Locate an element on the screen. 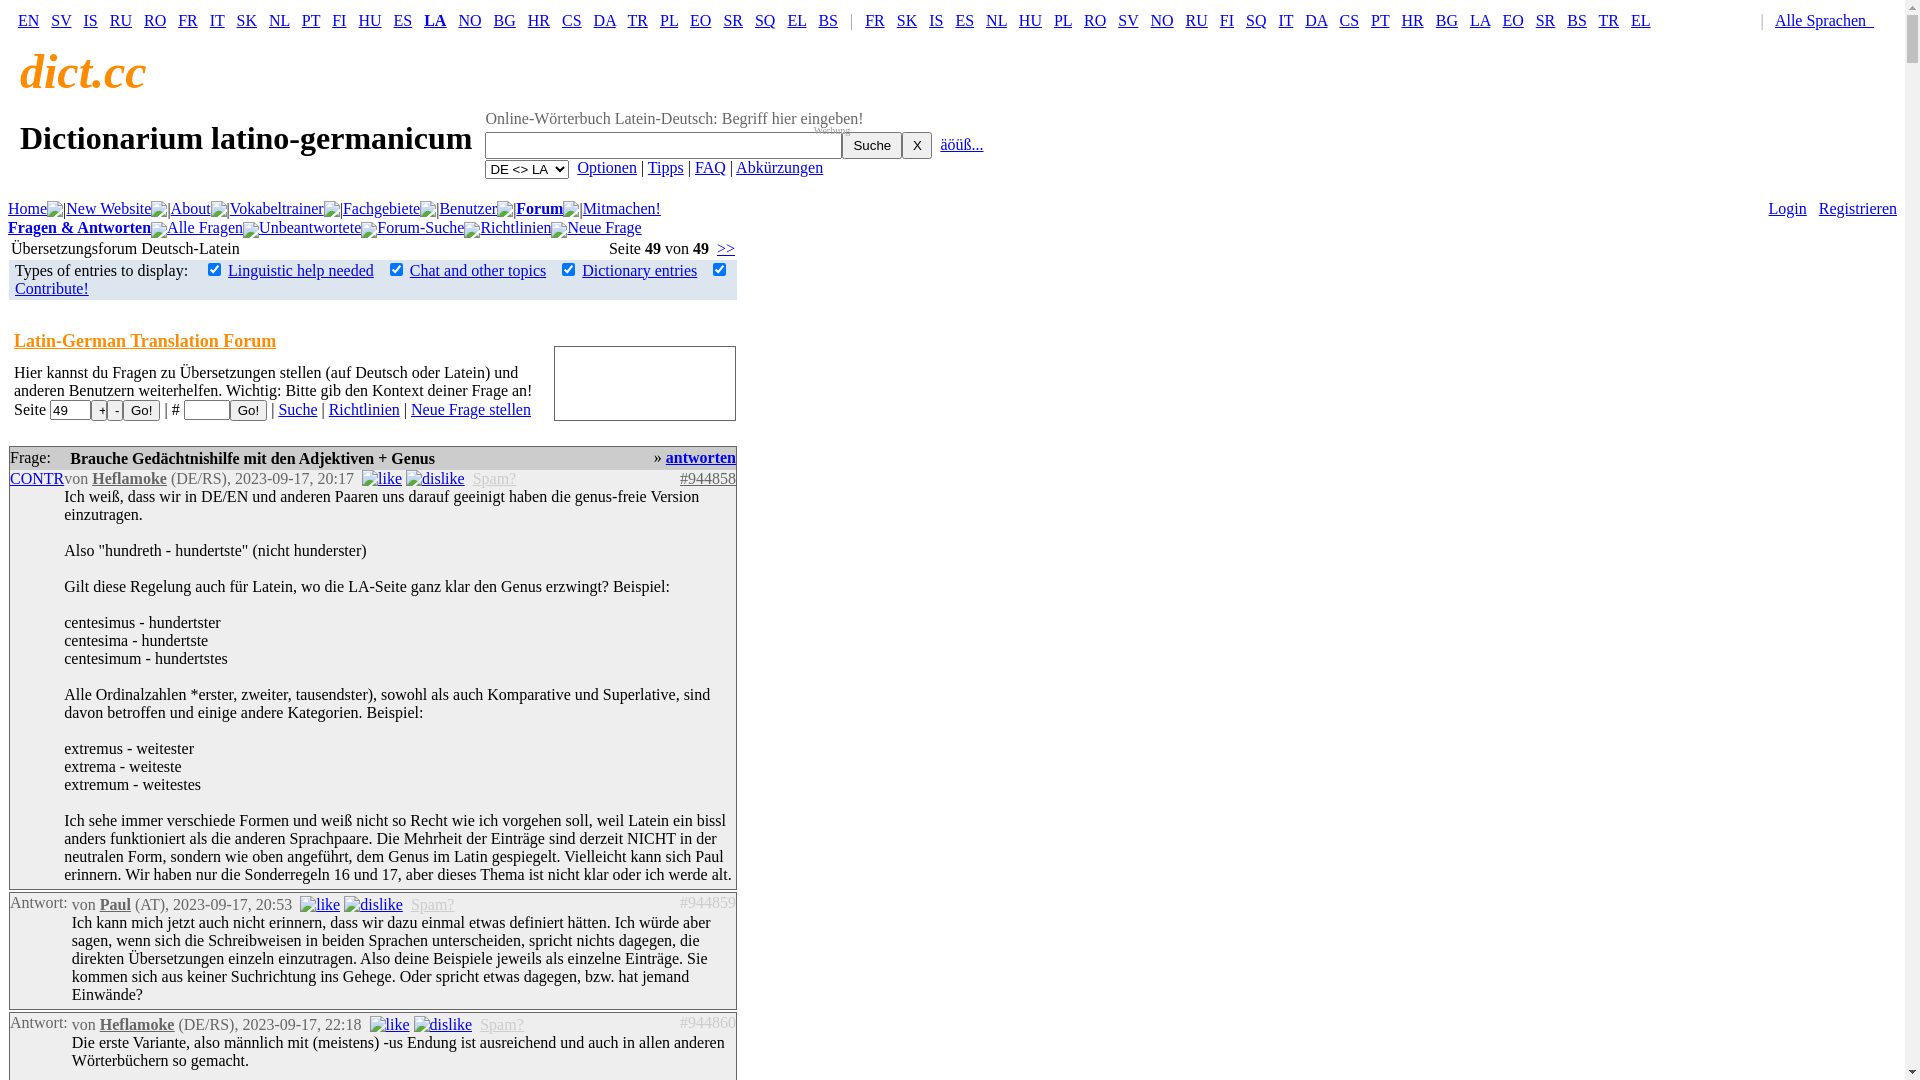  'Go!' is located at coordinates (122, 409).